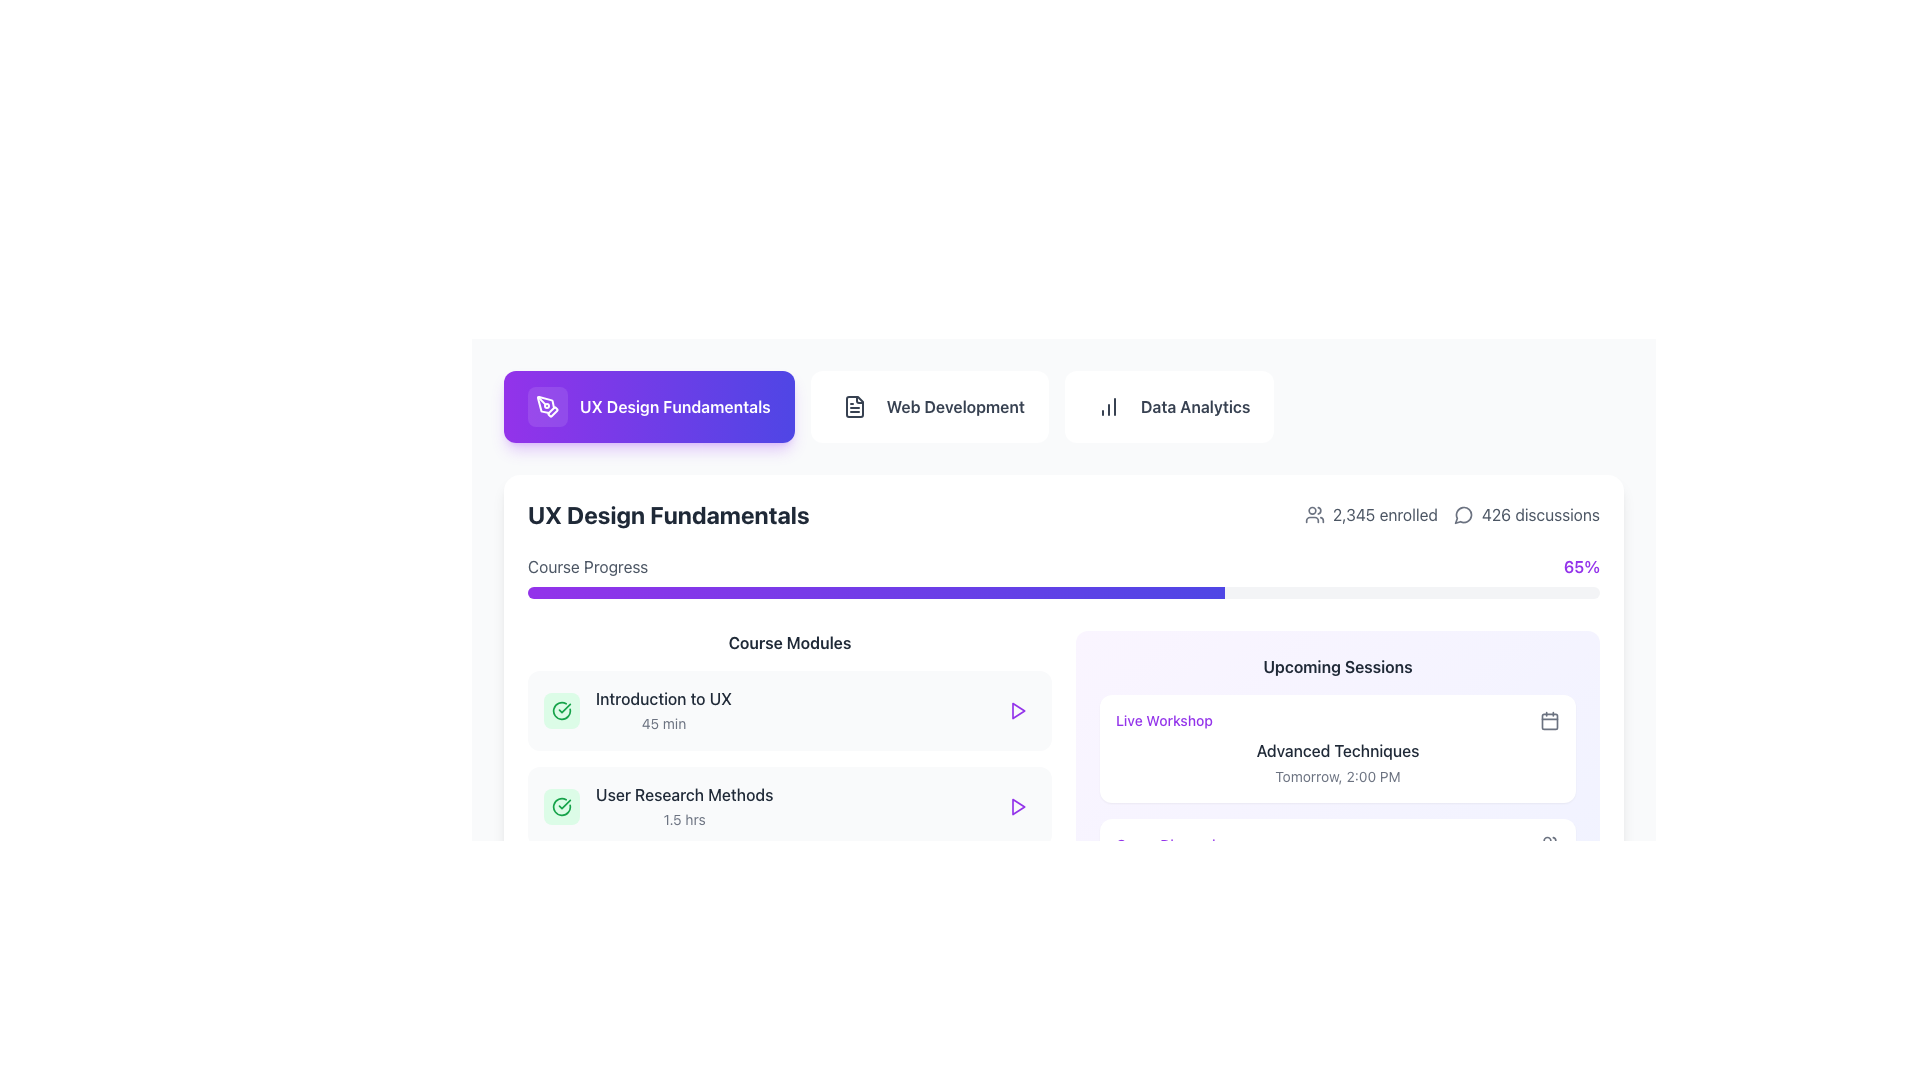  What do you see at coordinates (663, 723) in the screenshot?
I see `the text label displaying '45 min', which indicates the duration of the module, located to the right and slightly below 'Introduction to UX' in the 'Course Modules' list` at bounding box center [663, 723].